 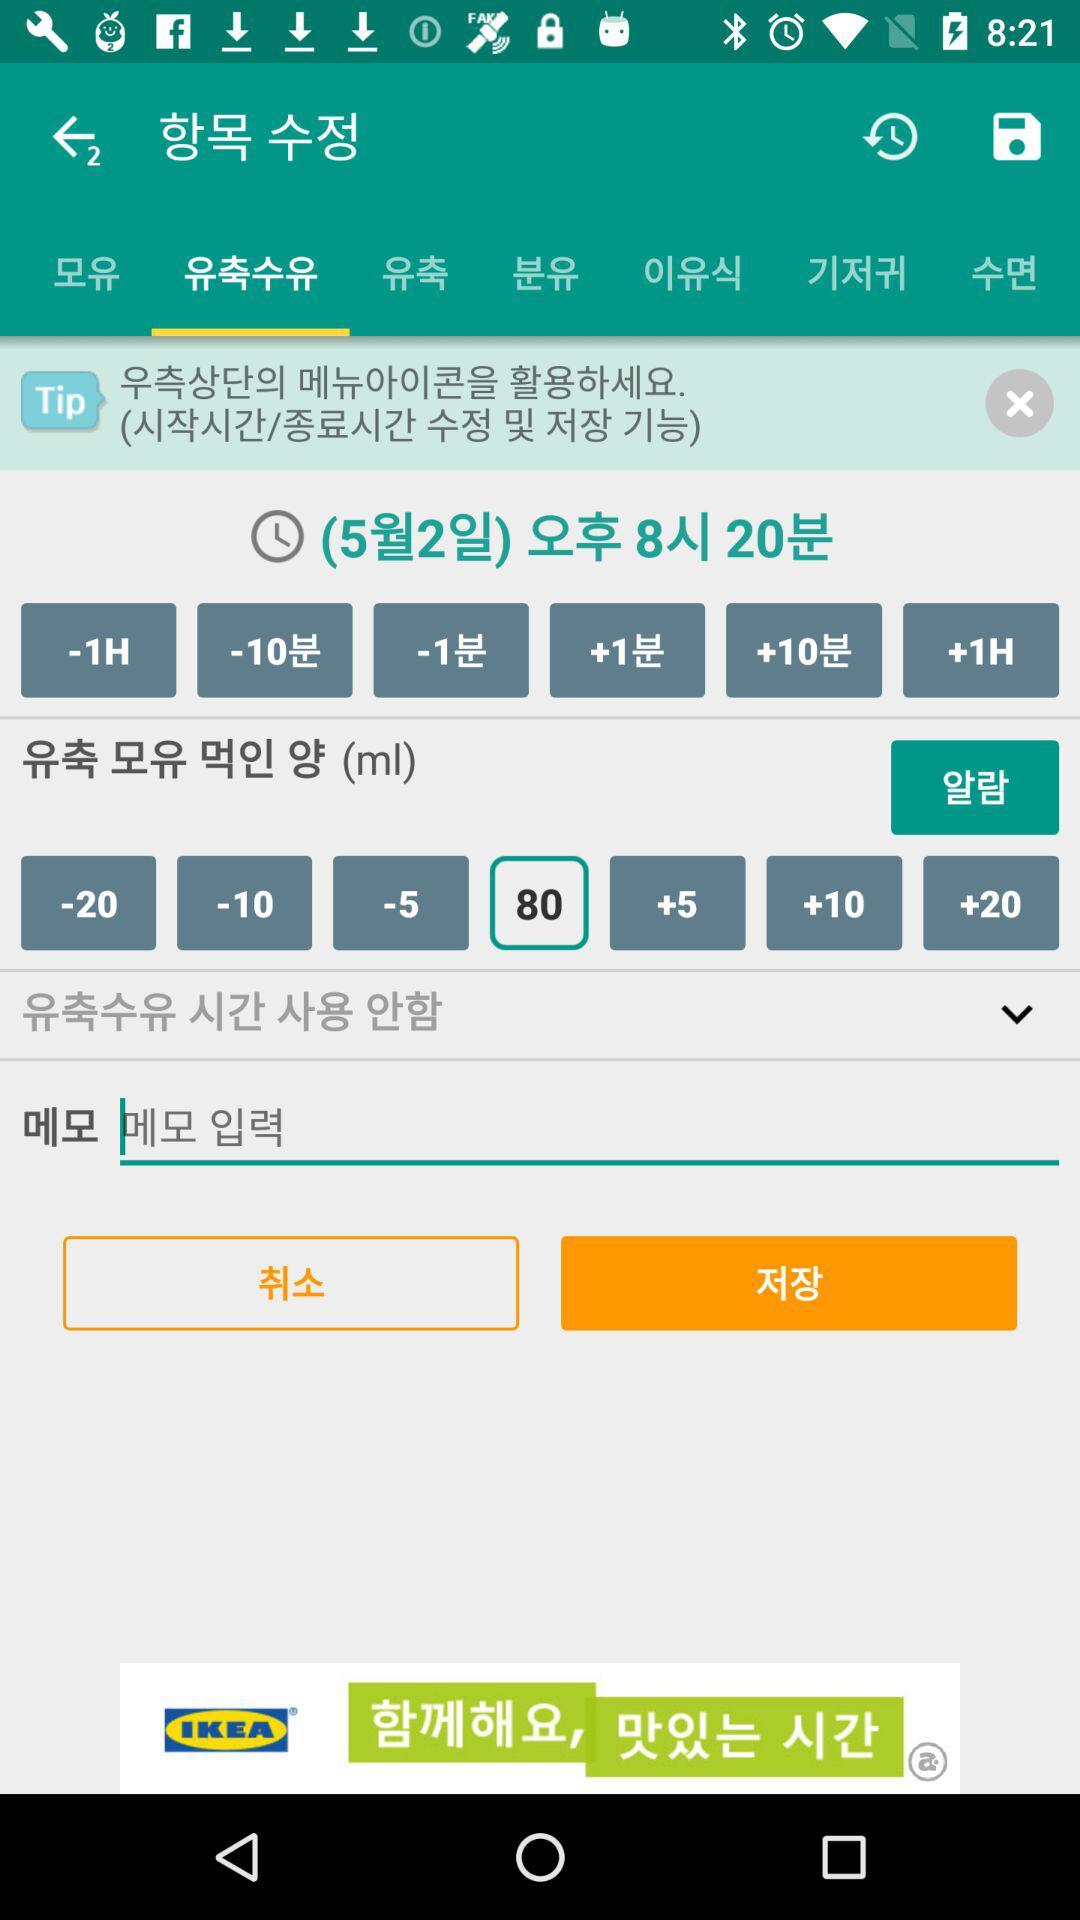 I want to click on icon next to (ml) icon, so click(x=974, y=786).